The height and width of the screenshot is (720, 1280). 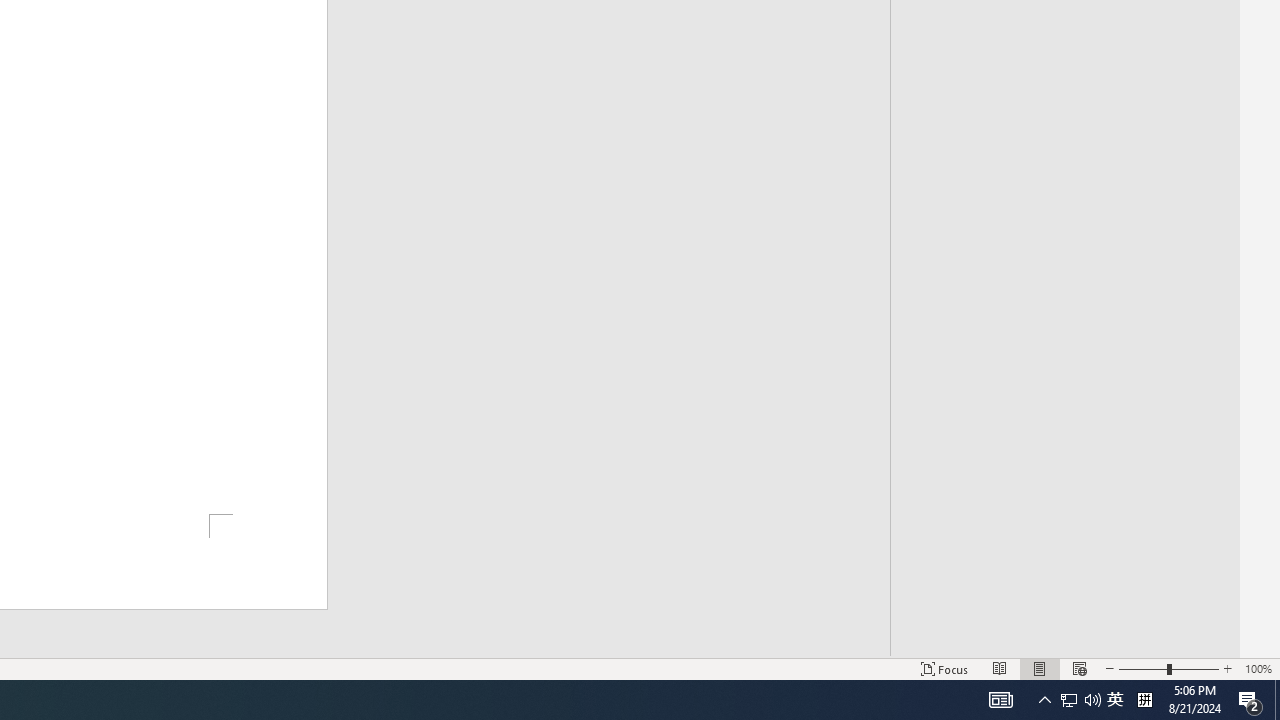 What do you see at coordinates (1257, 669) in the screenshot?
I see `'Zoom 100%'` at bounding box center [1257, 669].